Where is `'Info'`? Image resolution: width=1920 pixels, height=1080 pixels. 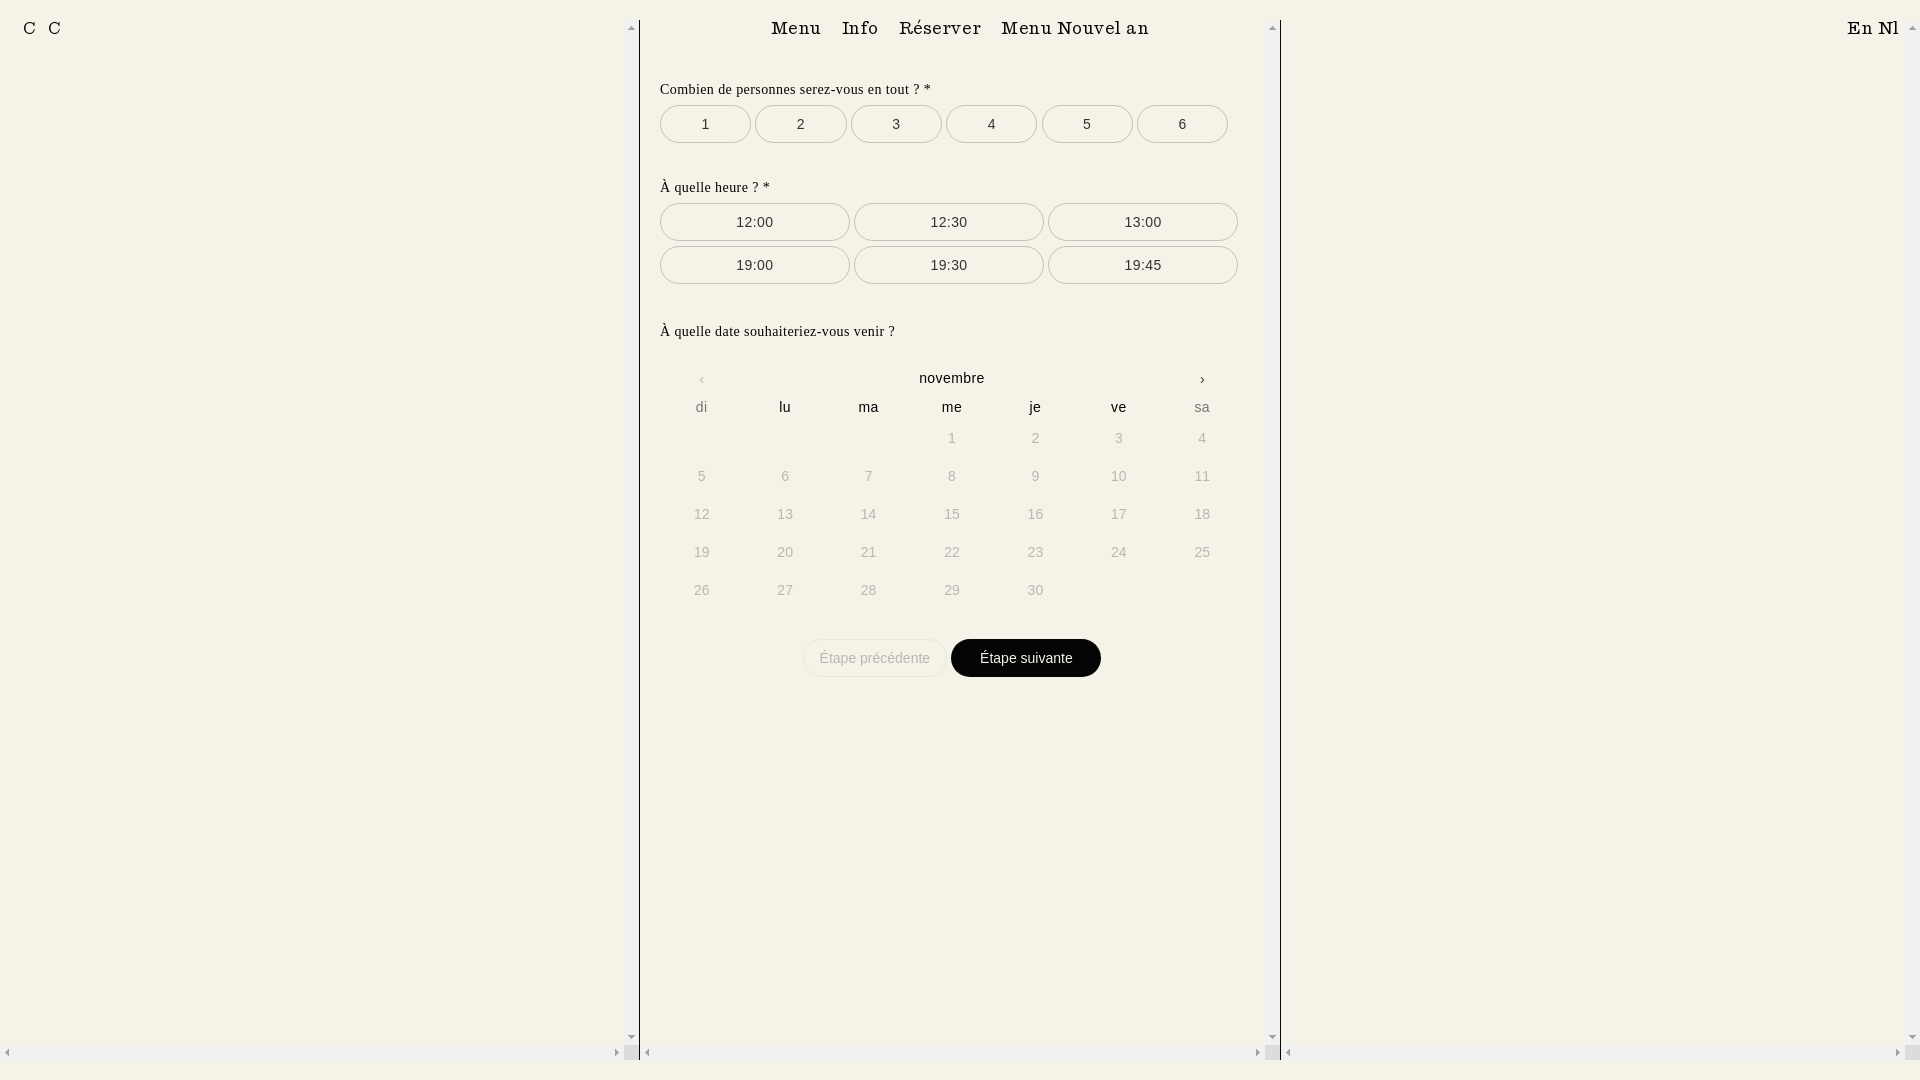
'Info' is located at coordinates (860, 28).